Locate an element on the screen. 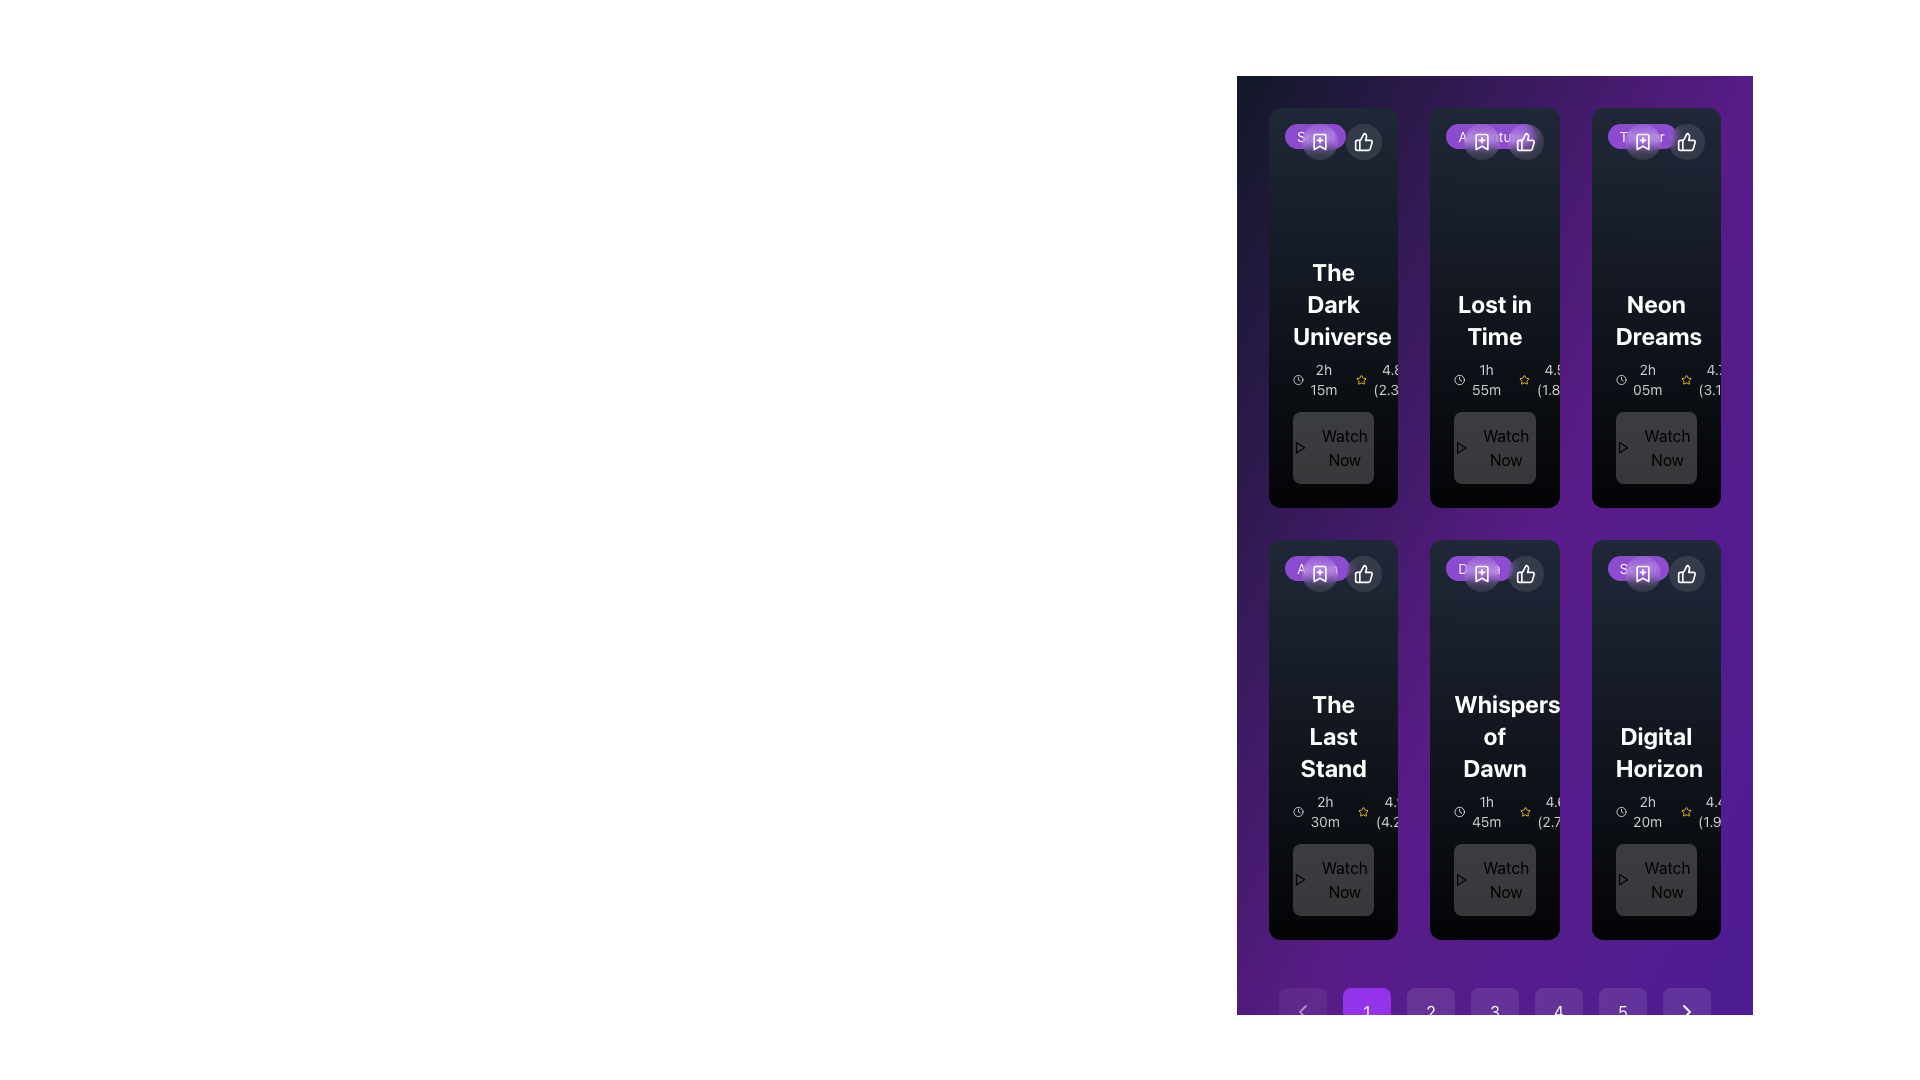 The image size is (1920, 1080). the yellow star icon representing a rating indicator, which is positioned to the left of the numerical rating text is located at coordinates (1523, 380).